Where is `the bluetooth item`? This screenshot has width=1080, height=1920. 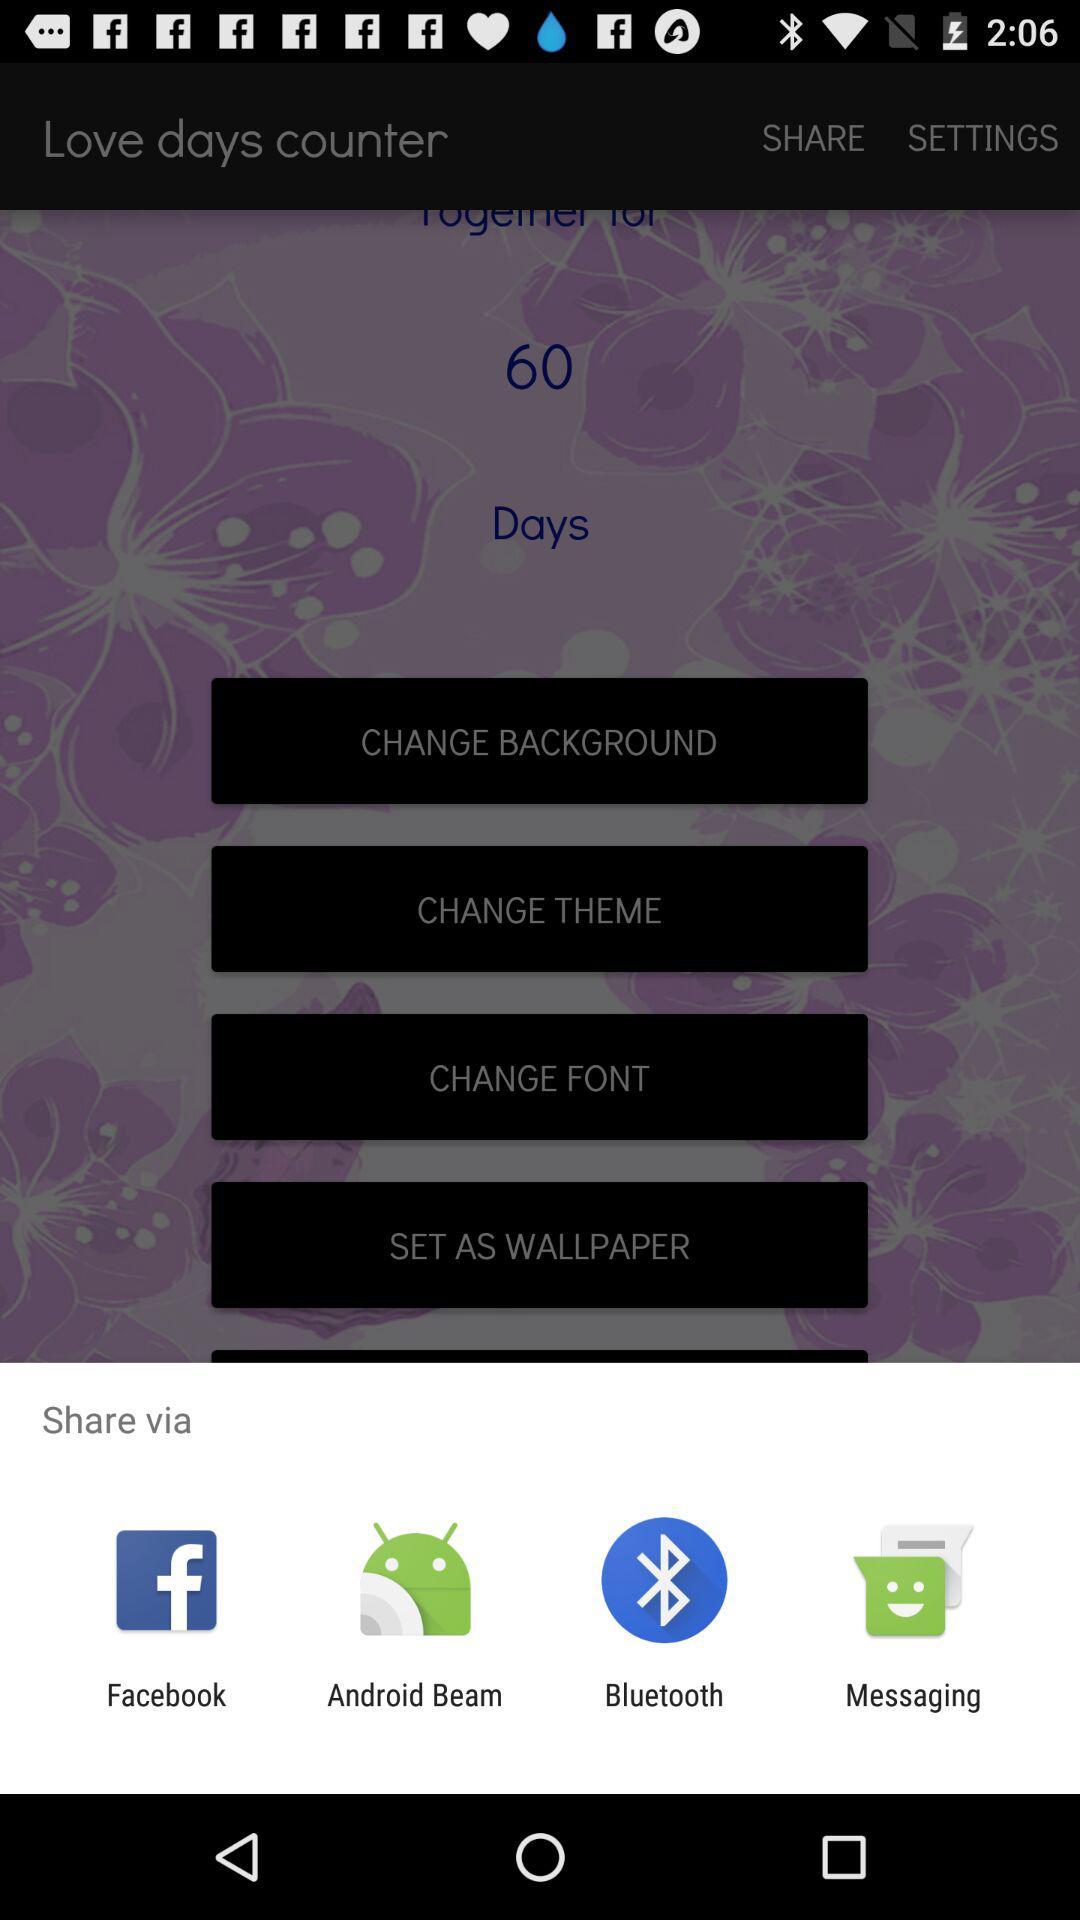 the bluetooth item is located at coordinates (664, 1711).